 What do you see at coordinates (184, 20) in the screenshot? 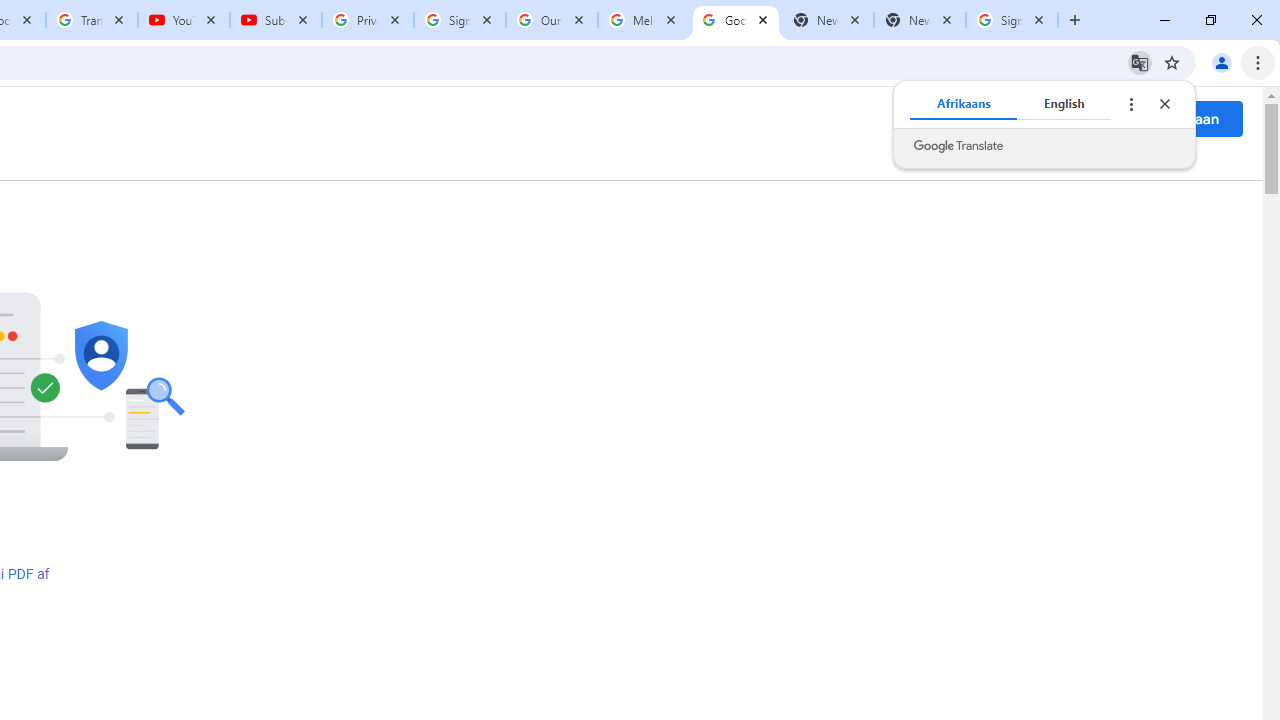
I see `'YouTube'` at bounding box center [184, 20].